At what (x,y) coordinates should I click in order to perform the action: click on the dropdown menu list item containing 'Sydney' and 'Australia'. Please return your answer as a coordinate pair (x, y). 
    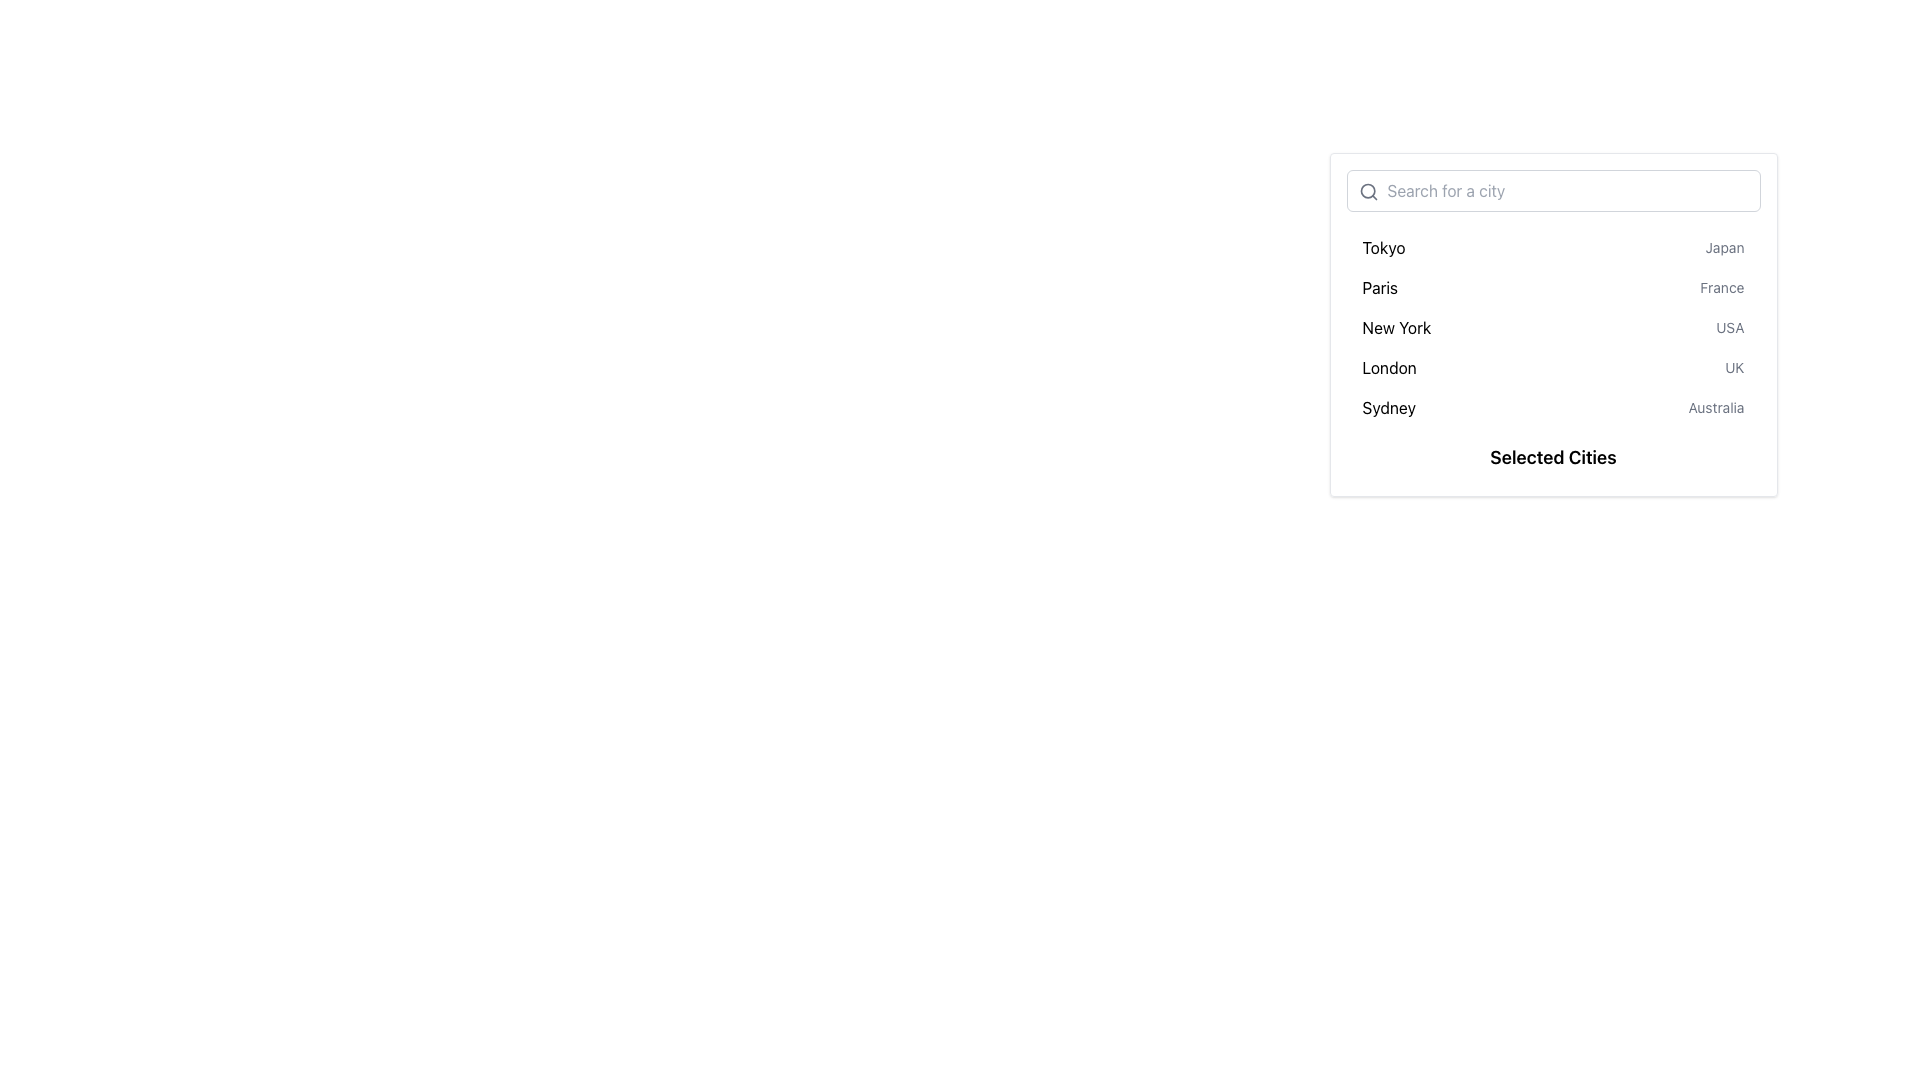
    Looking at the image, I should click on (1552, 407).